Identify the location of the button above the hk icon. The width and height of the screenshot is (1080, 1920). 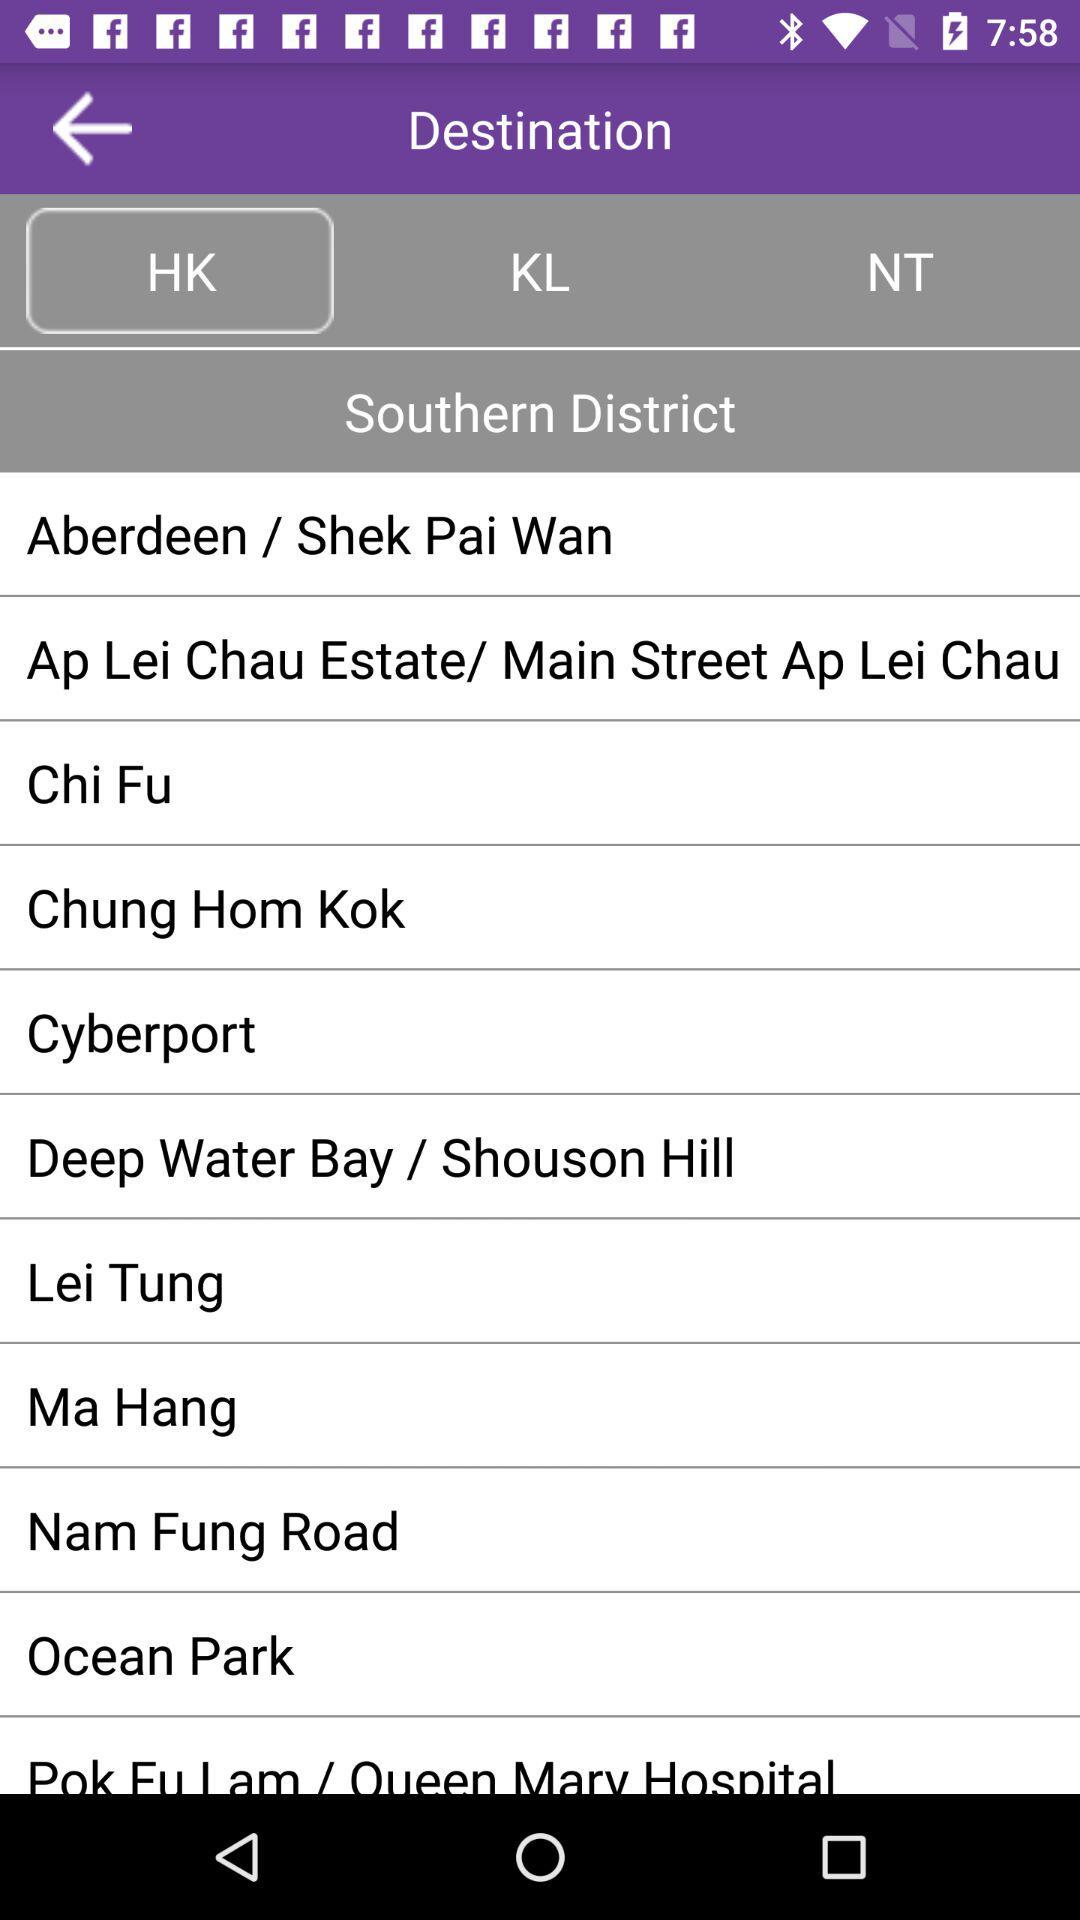
(92, 127).